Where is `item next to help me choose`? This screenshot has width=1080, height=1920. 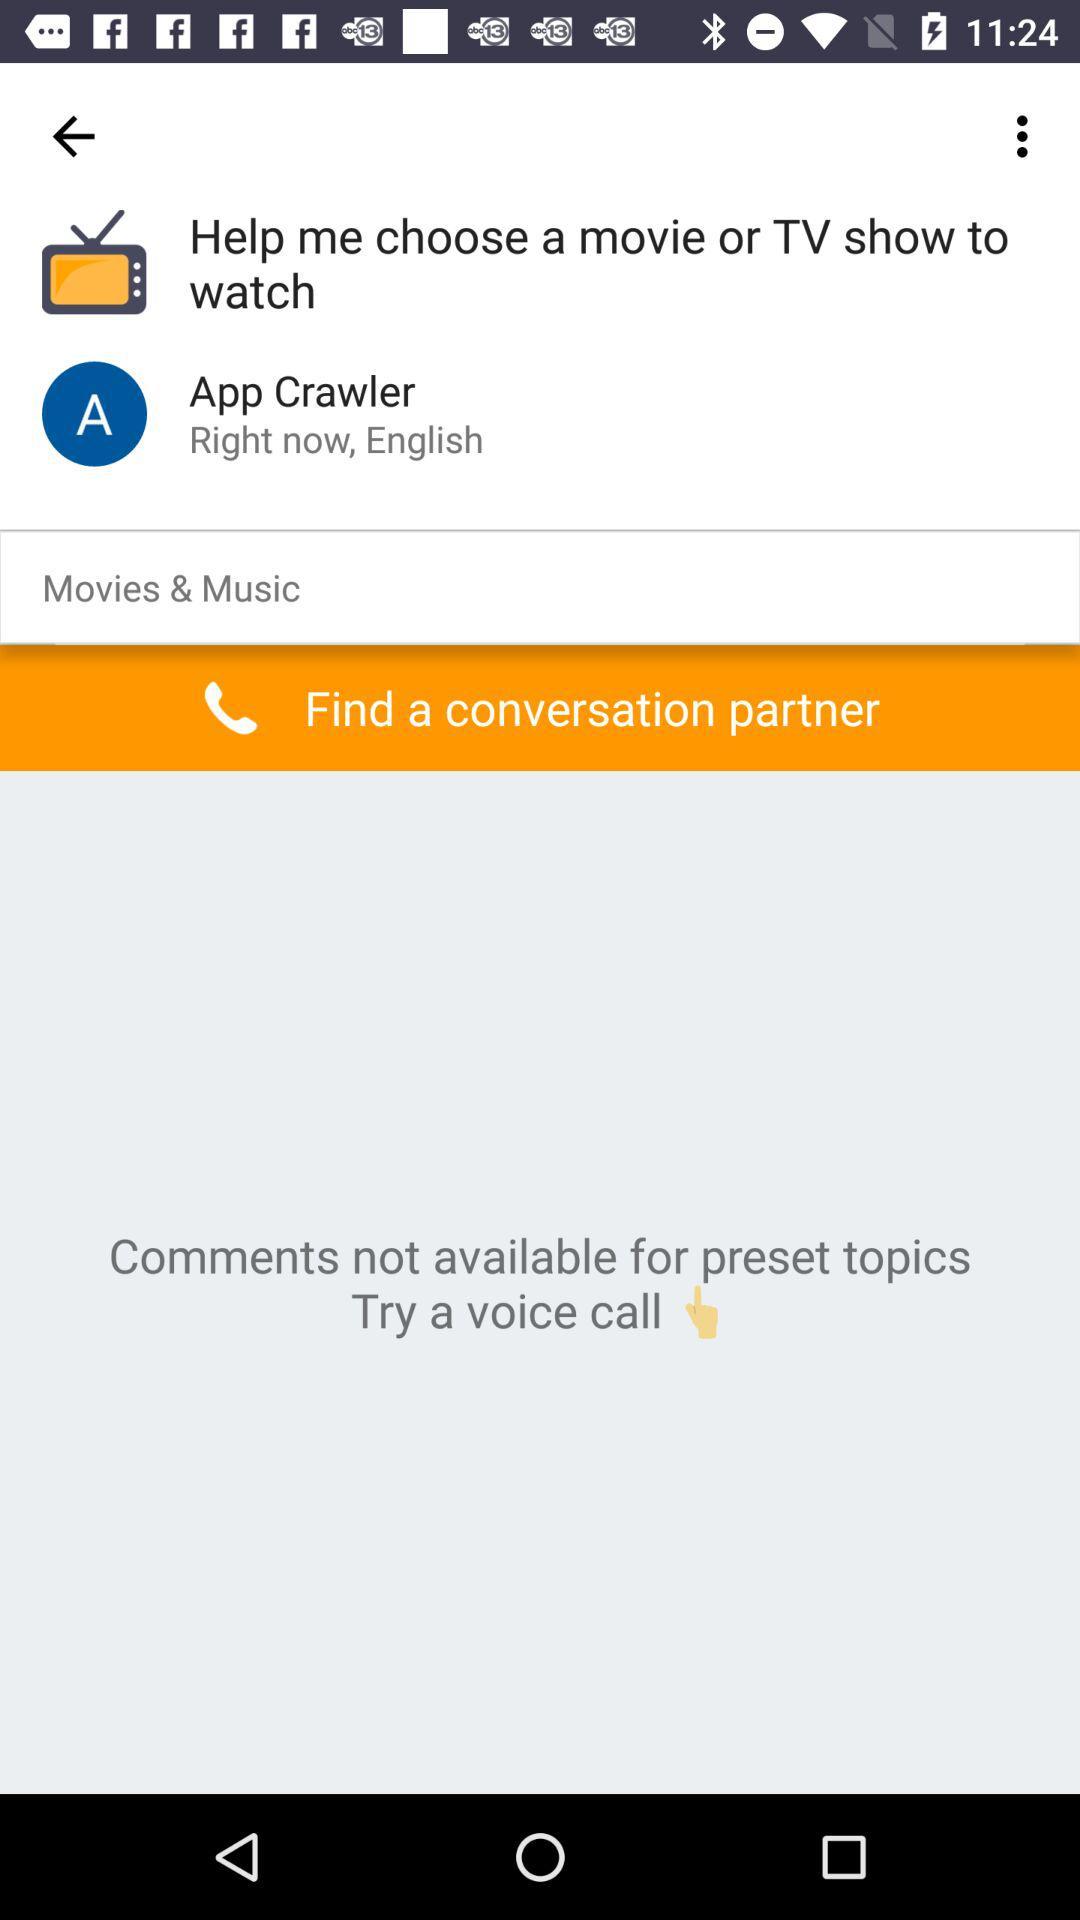 item next to help me choose is located at coordinates (72, 135).